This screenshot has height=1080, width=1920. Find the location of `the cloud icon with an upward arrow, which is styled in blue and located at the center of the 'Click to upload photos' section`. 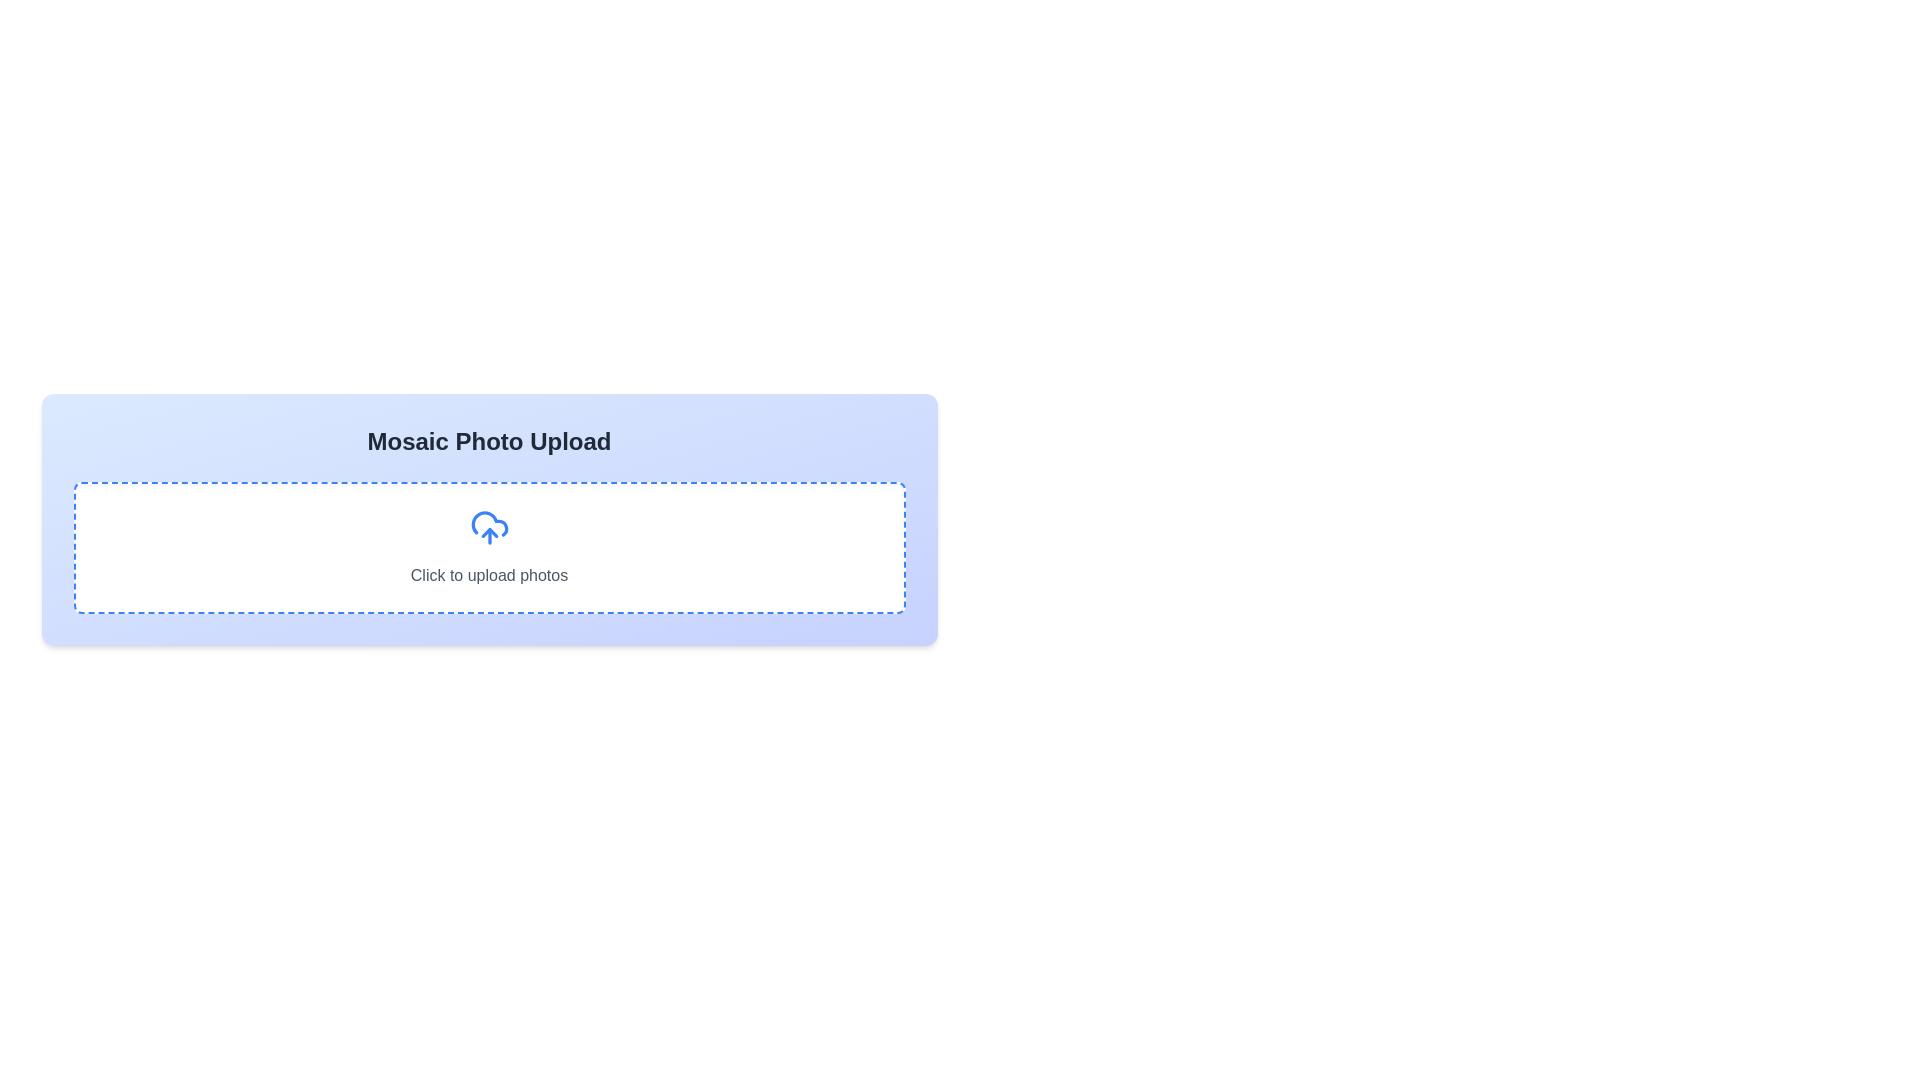

the cloud icon with an upward arrow, which is styled in blue and located at the center of the 'Click to upload photos' section is located at coordinates (489, 527).